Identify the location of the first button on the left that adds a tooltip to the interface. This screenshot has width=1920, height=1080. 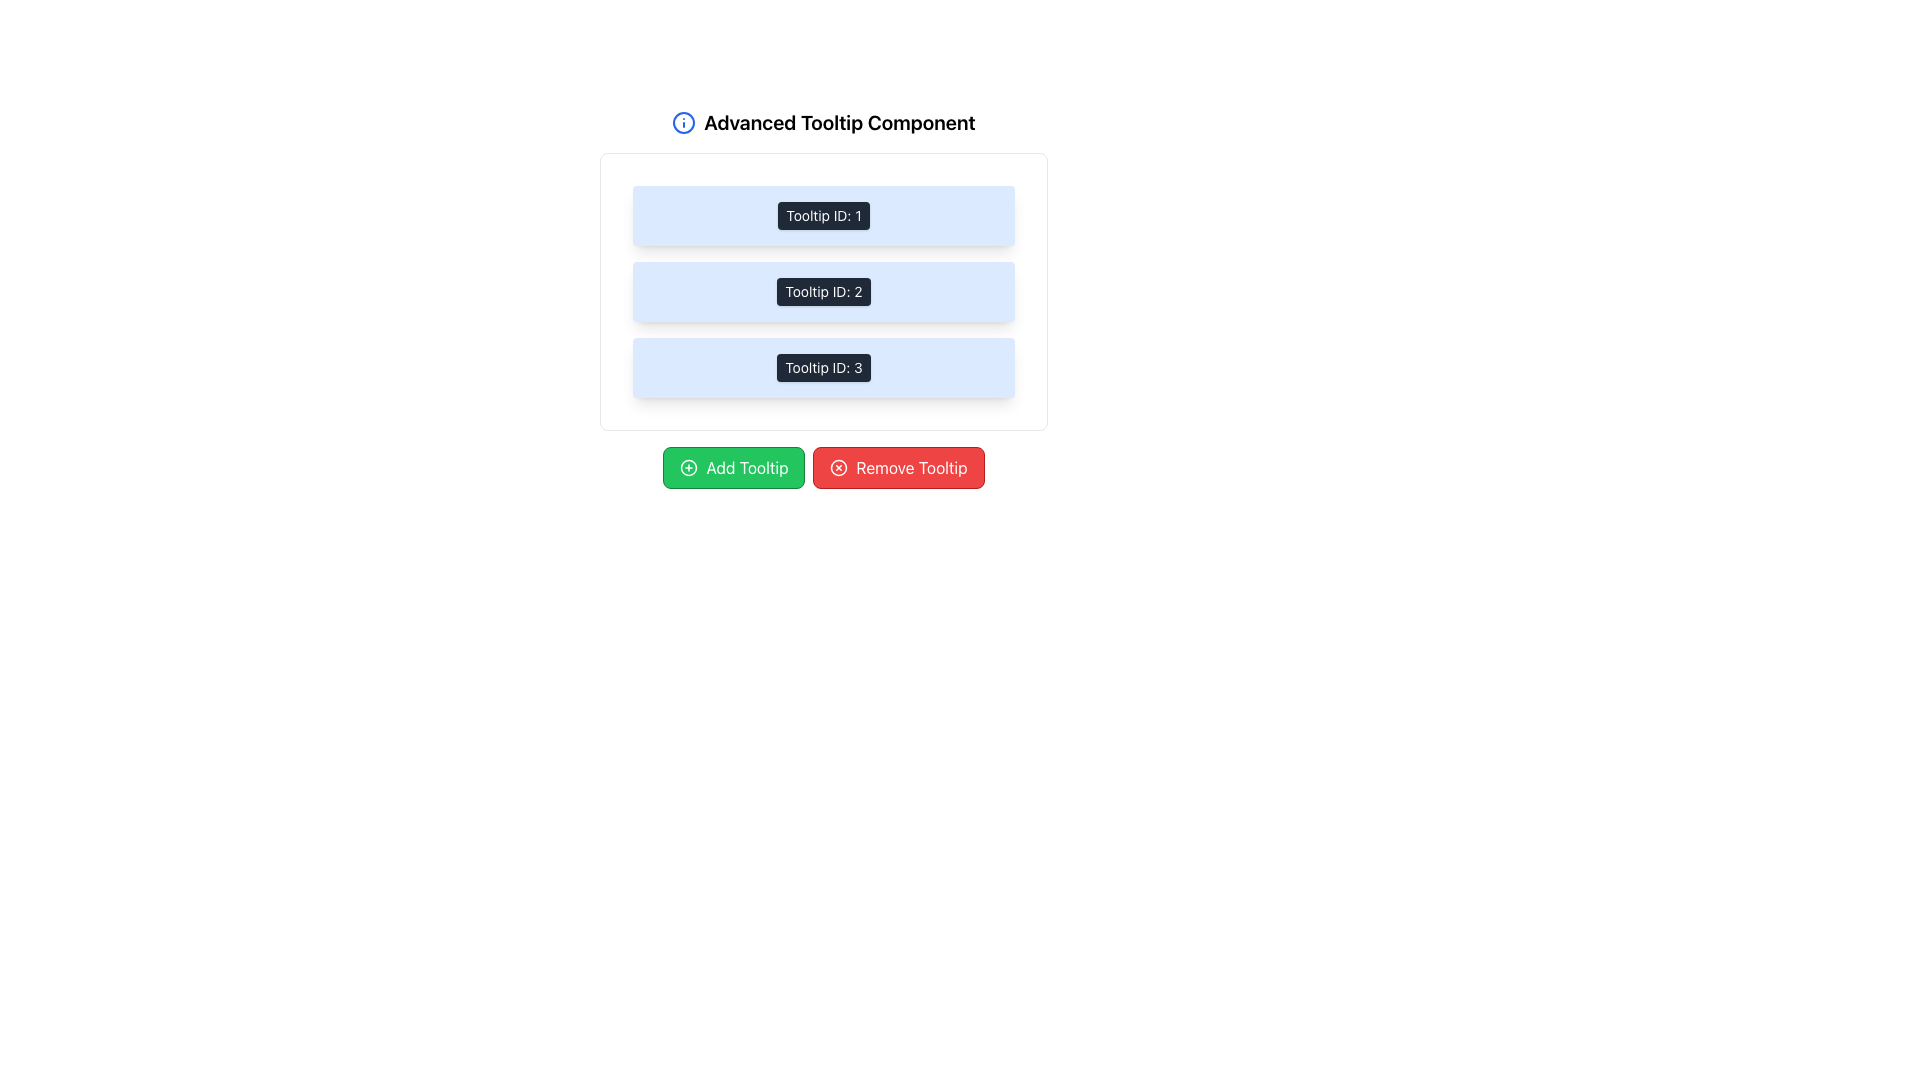
(733, 467).